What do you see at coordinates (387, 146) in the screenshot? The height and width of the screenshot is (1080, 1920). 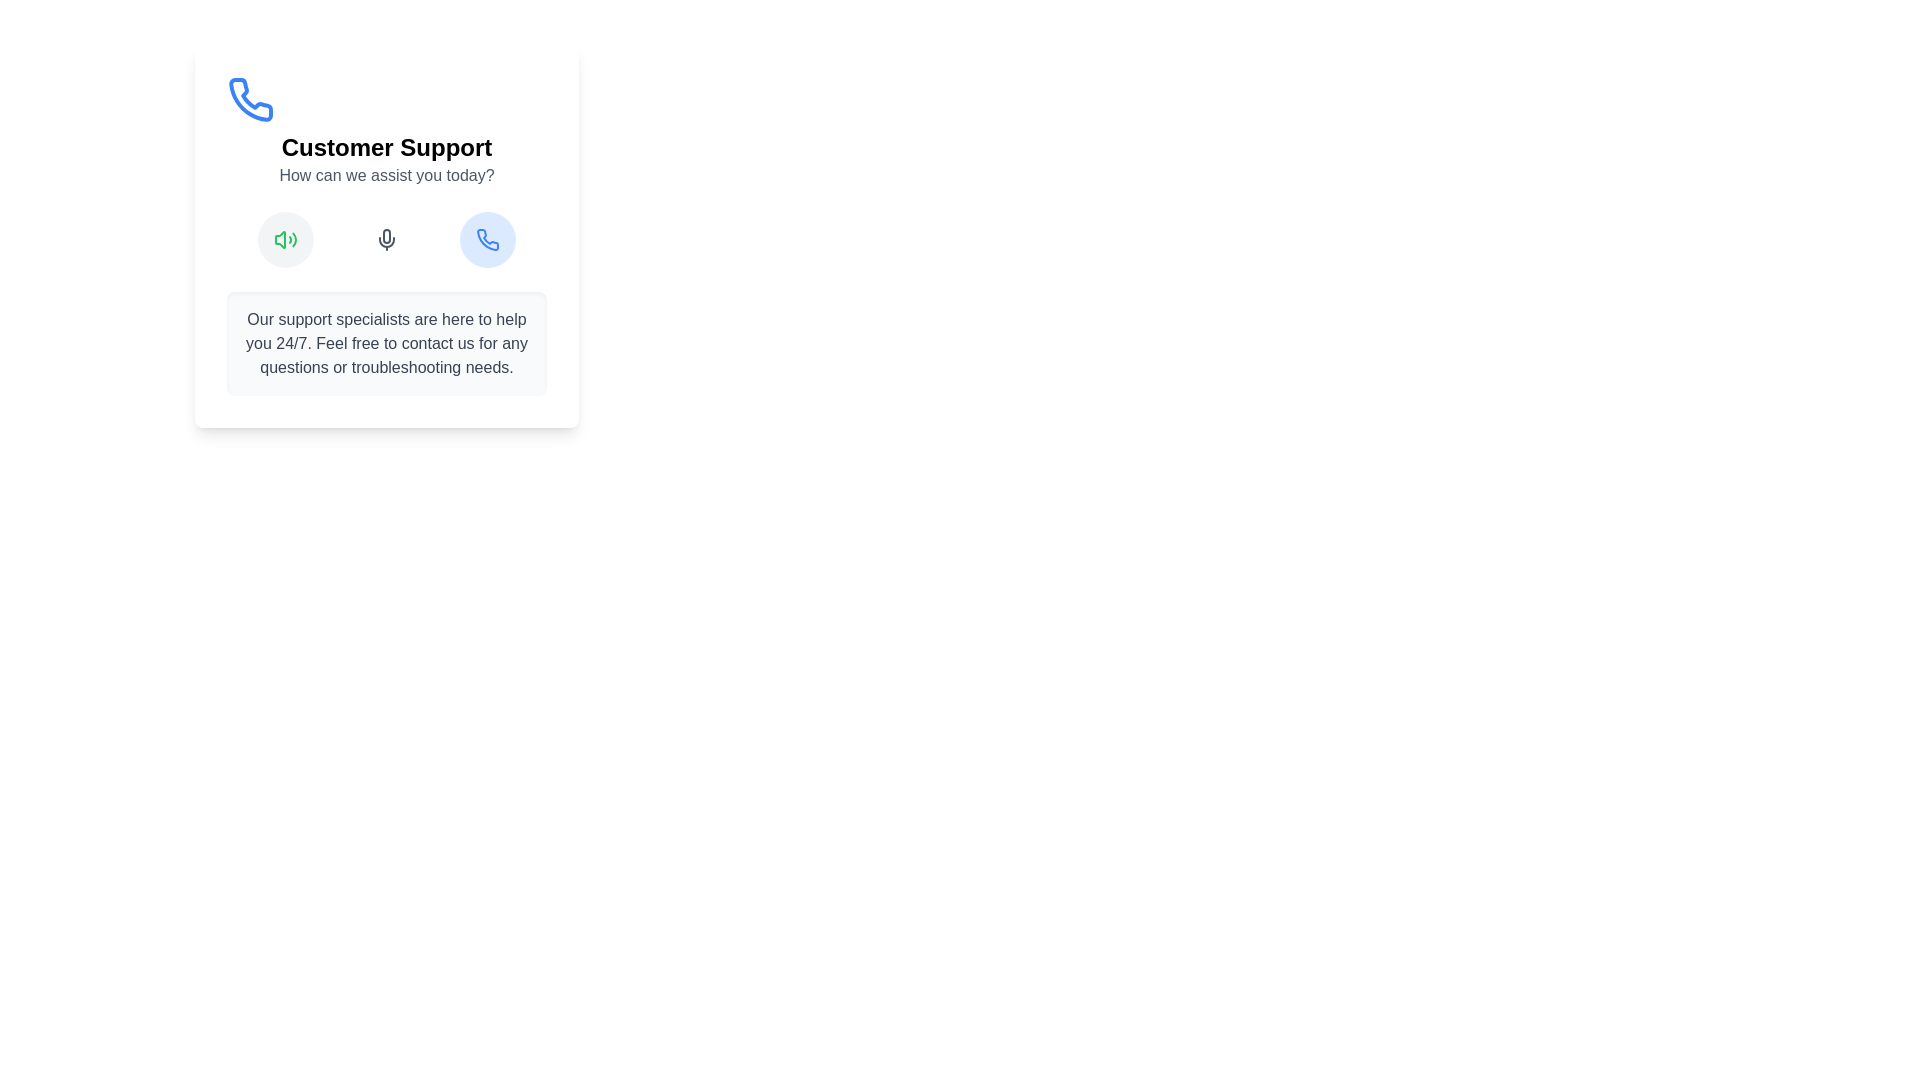 I see `main title text content located beneath a phone icon and above the text 'How can we assist you today?'` at bounding box center [387, 146].